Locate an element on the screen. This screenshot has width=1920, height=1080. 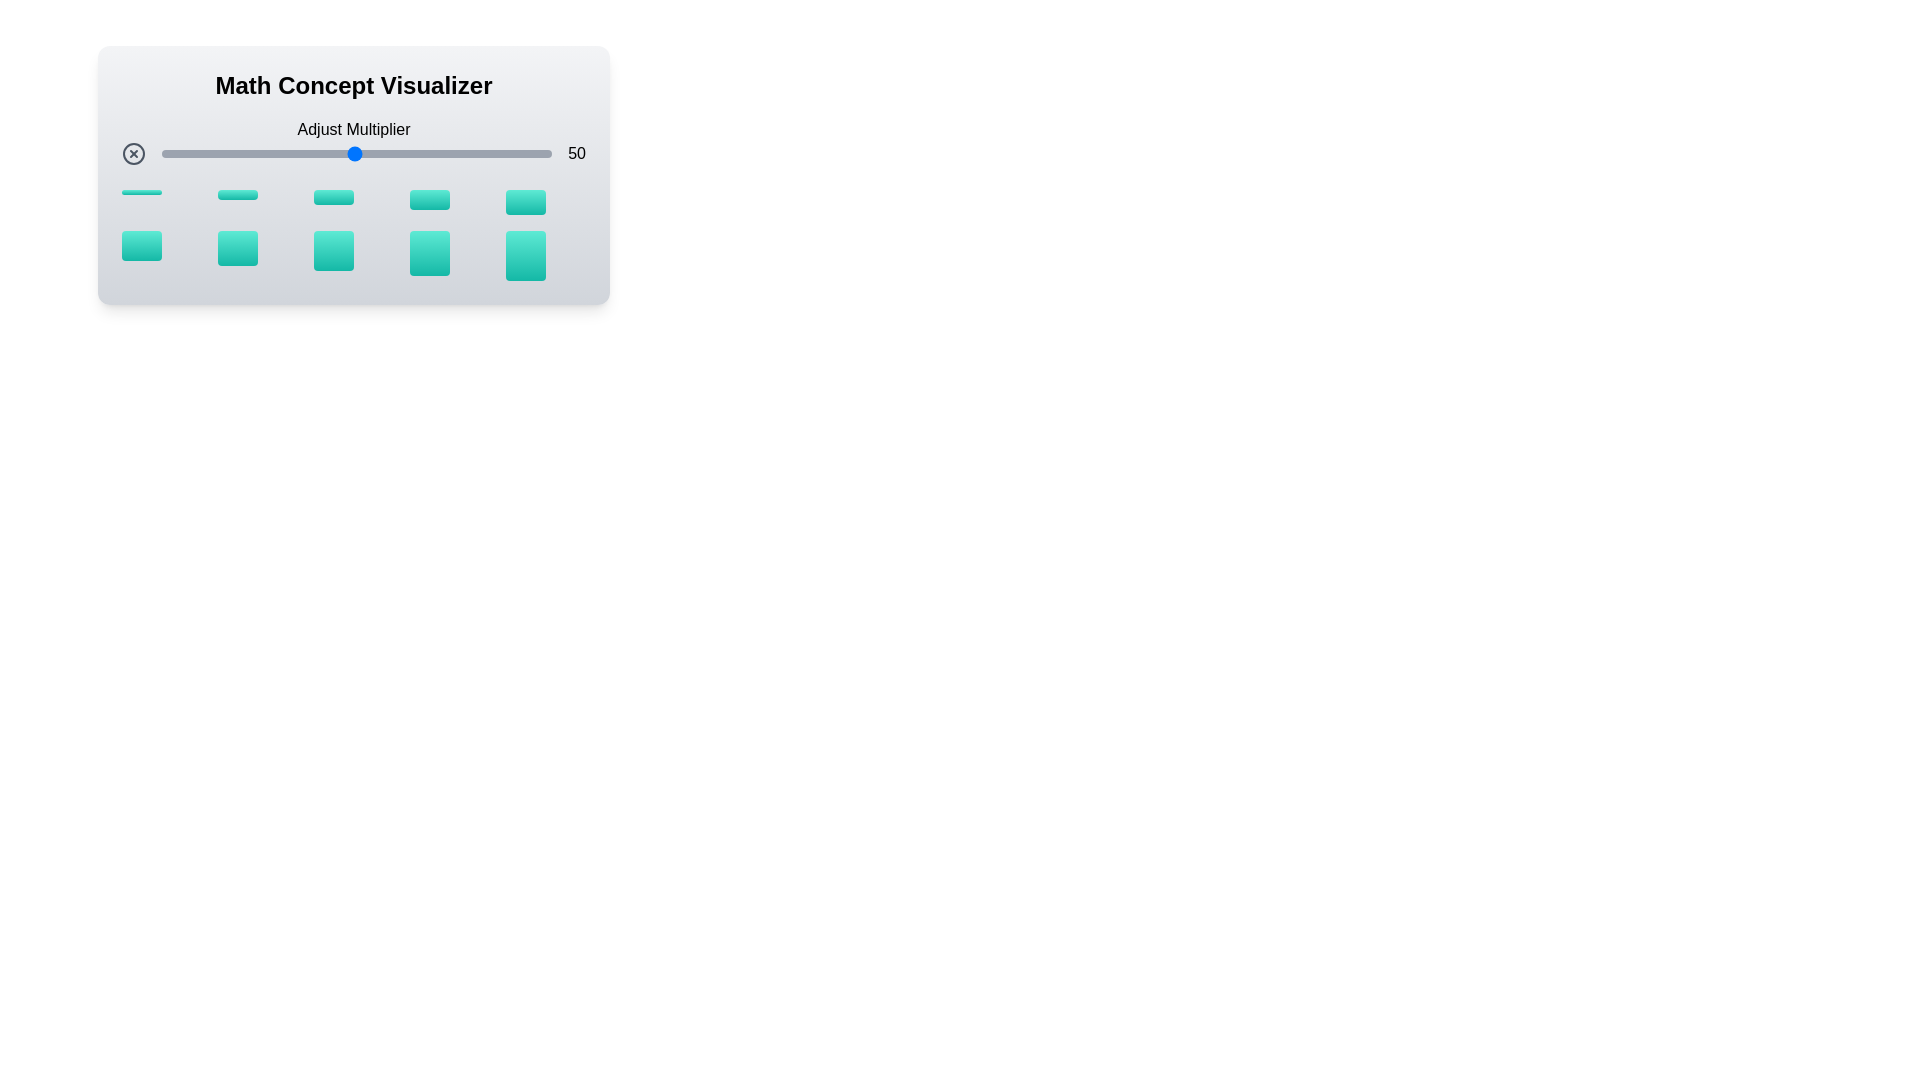
the multiplier slider to set the value to 36 is located at coordinates (298, 153).